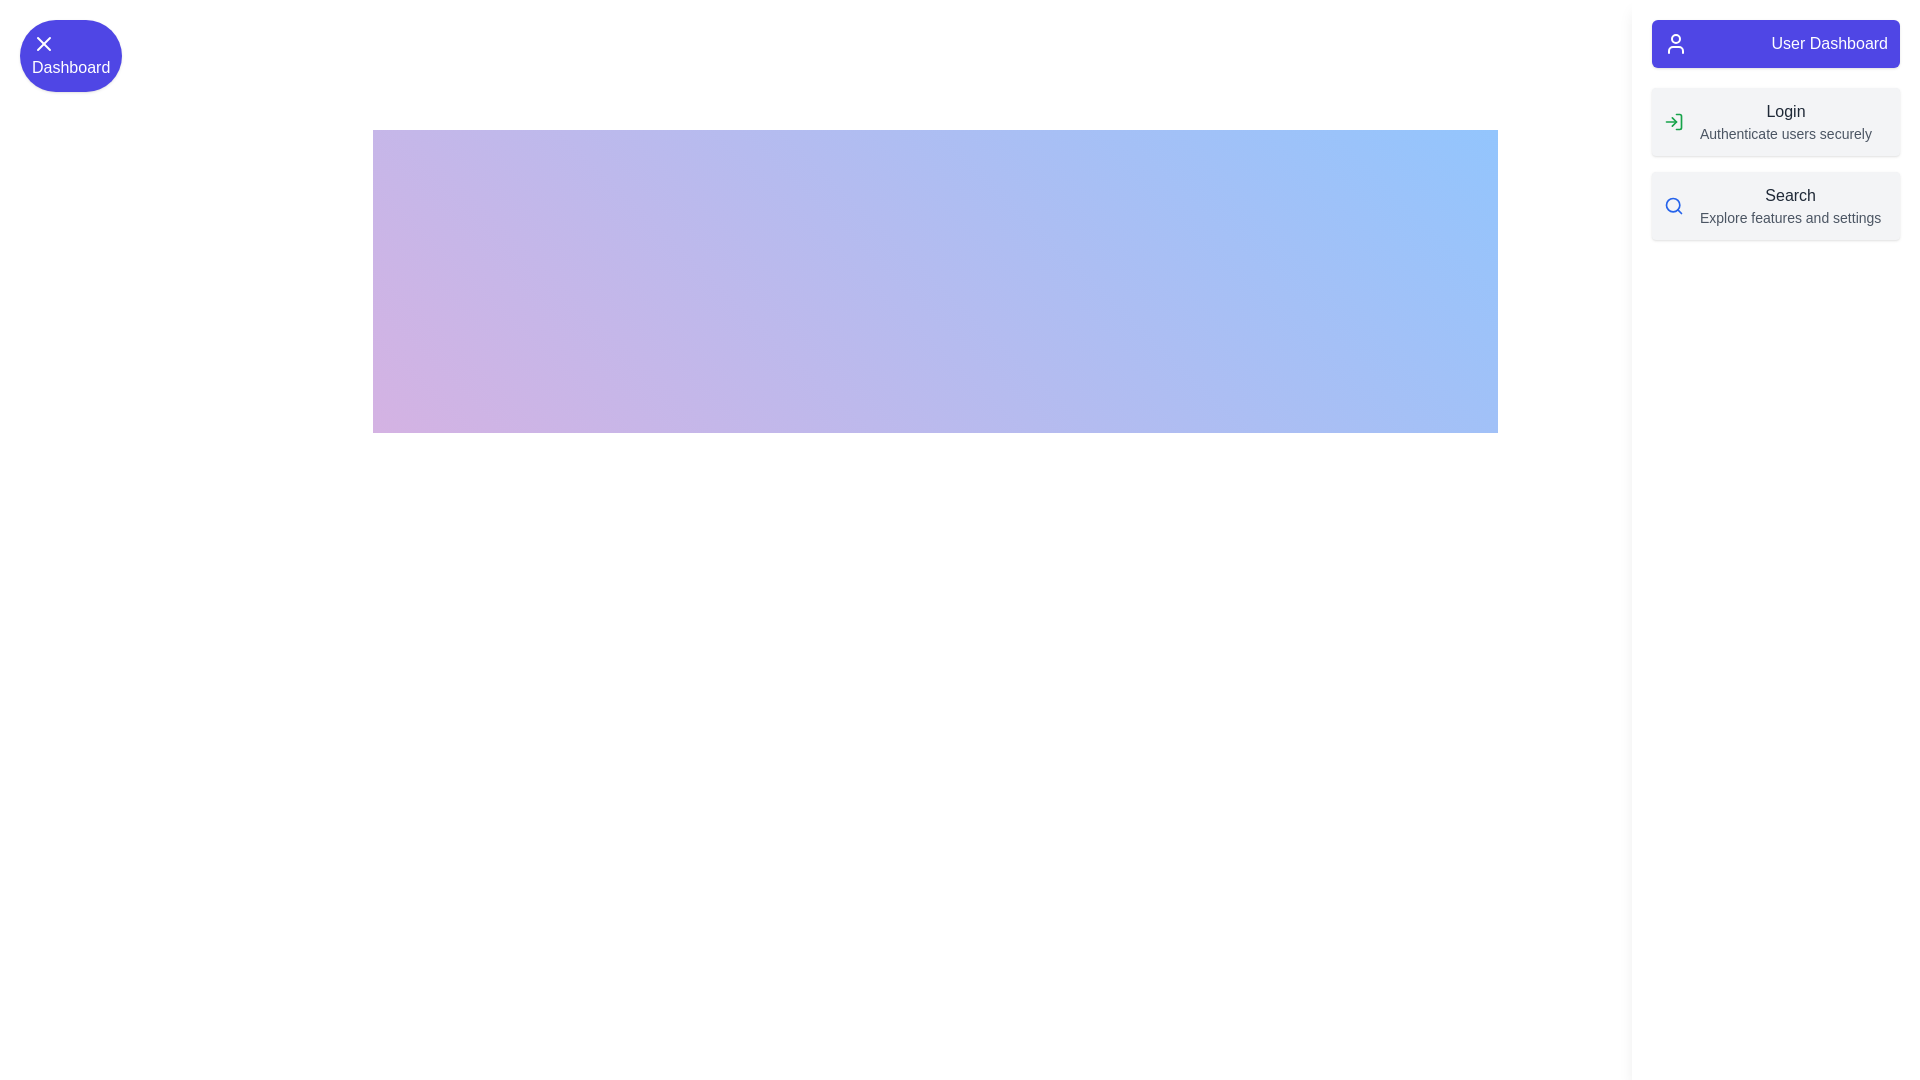  I want to click on the 'Search' option in the UserDashboardDrawer, so click(1674, 205).